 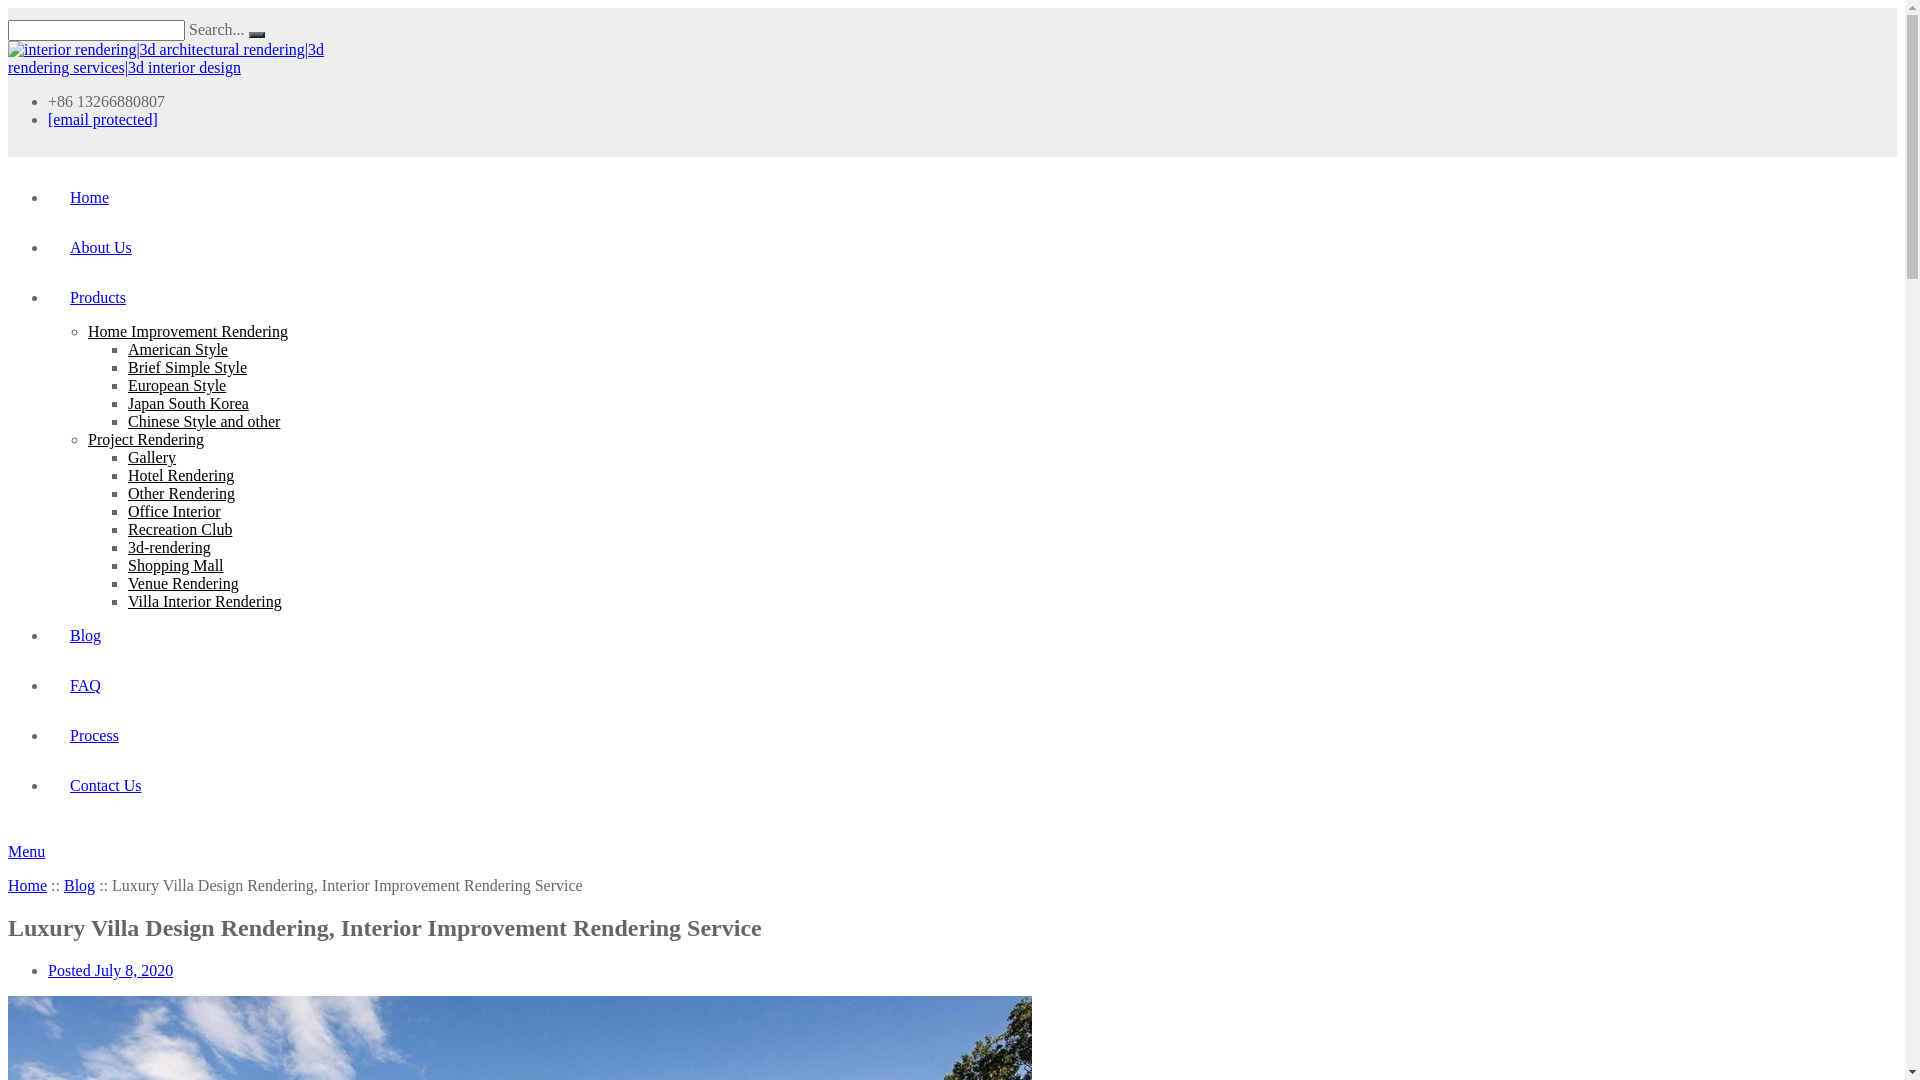 I want to click on 'Home', so click(x=27, y=884).